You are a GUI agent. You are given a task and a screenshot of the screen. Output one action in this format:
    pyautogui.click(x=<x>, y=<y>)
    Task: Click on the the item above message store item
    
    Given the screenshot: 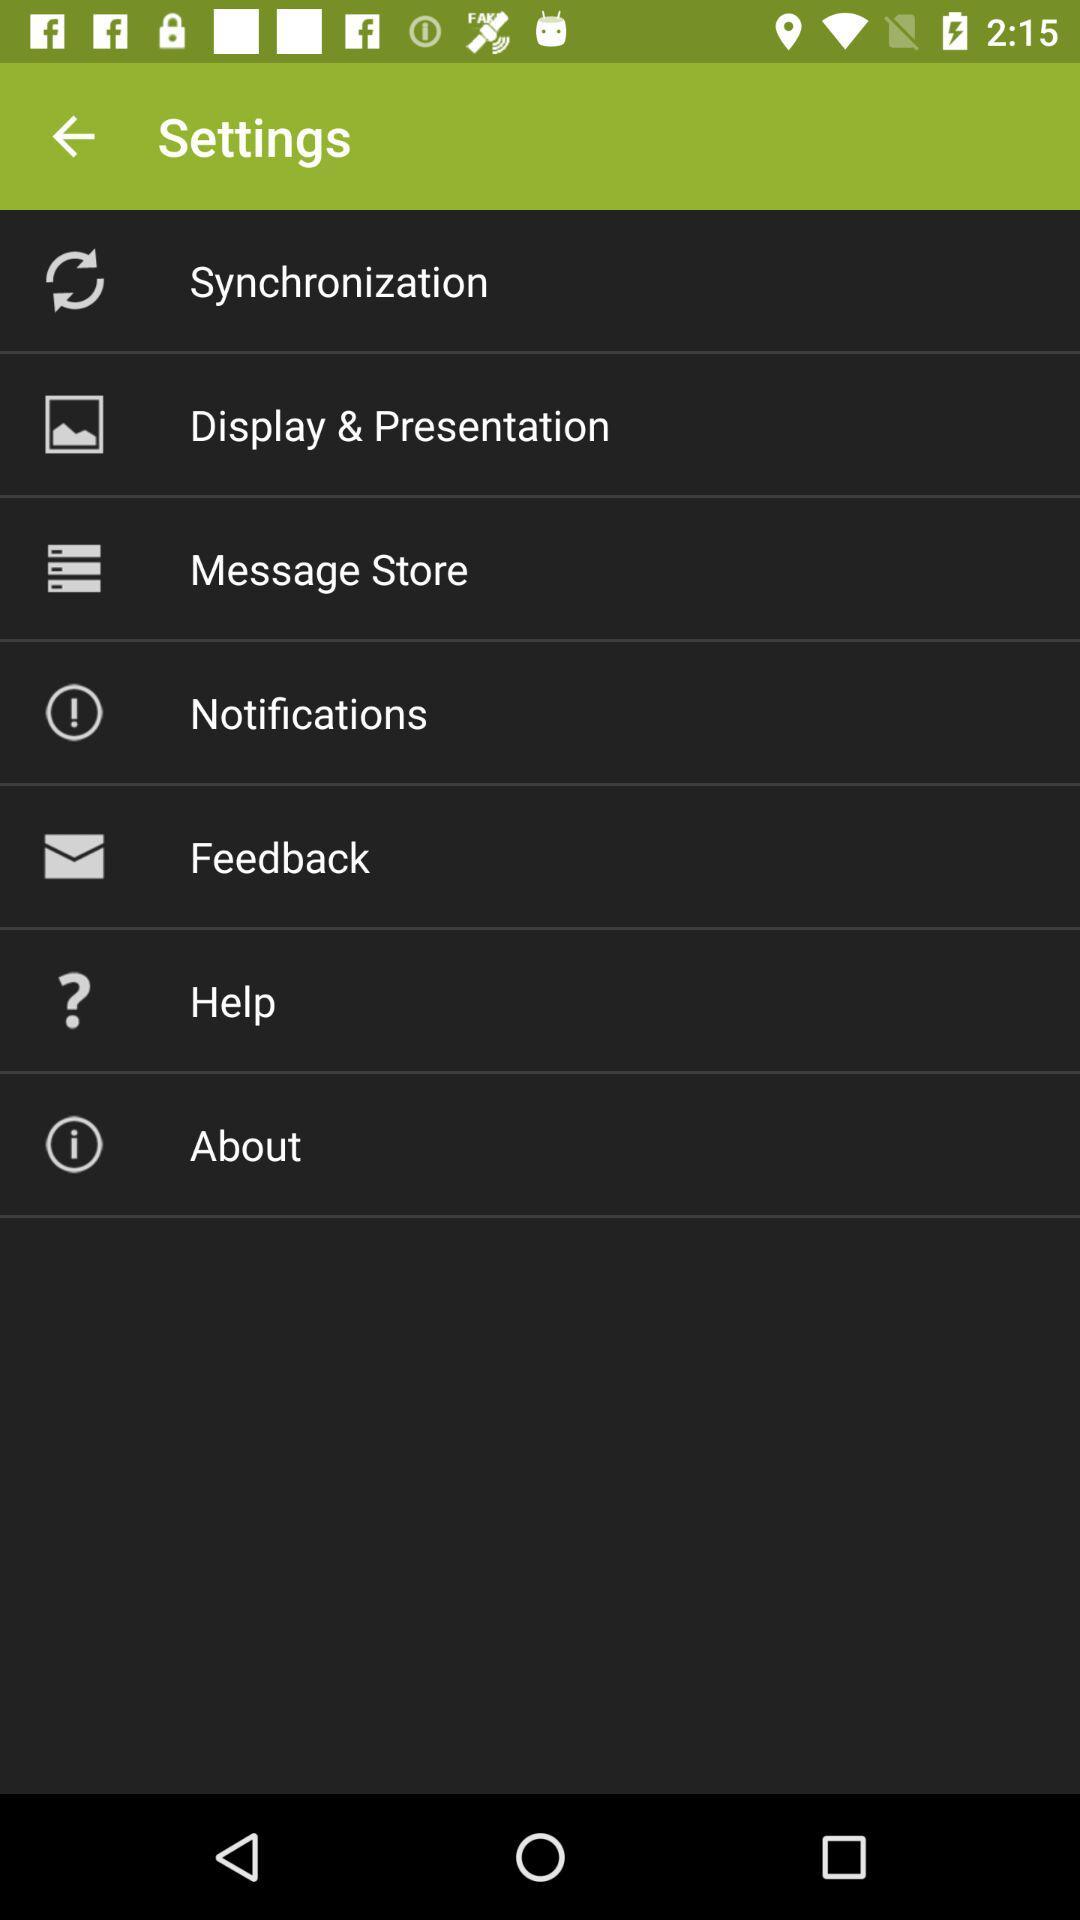 What is the action you would take?
    pyautogui.click(x=400, y=423)
    